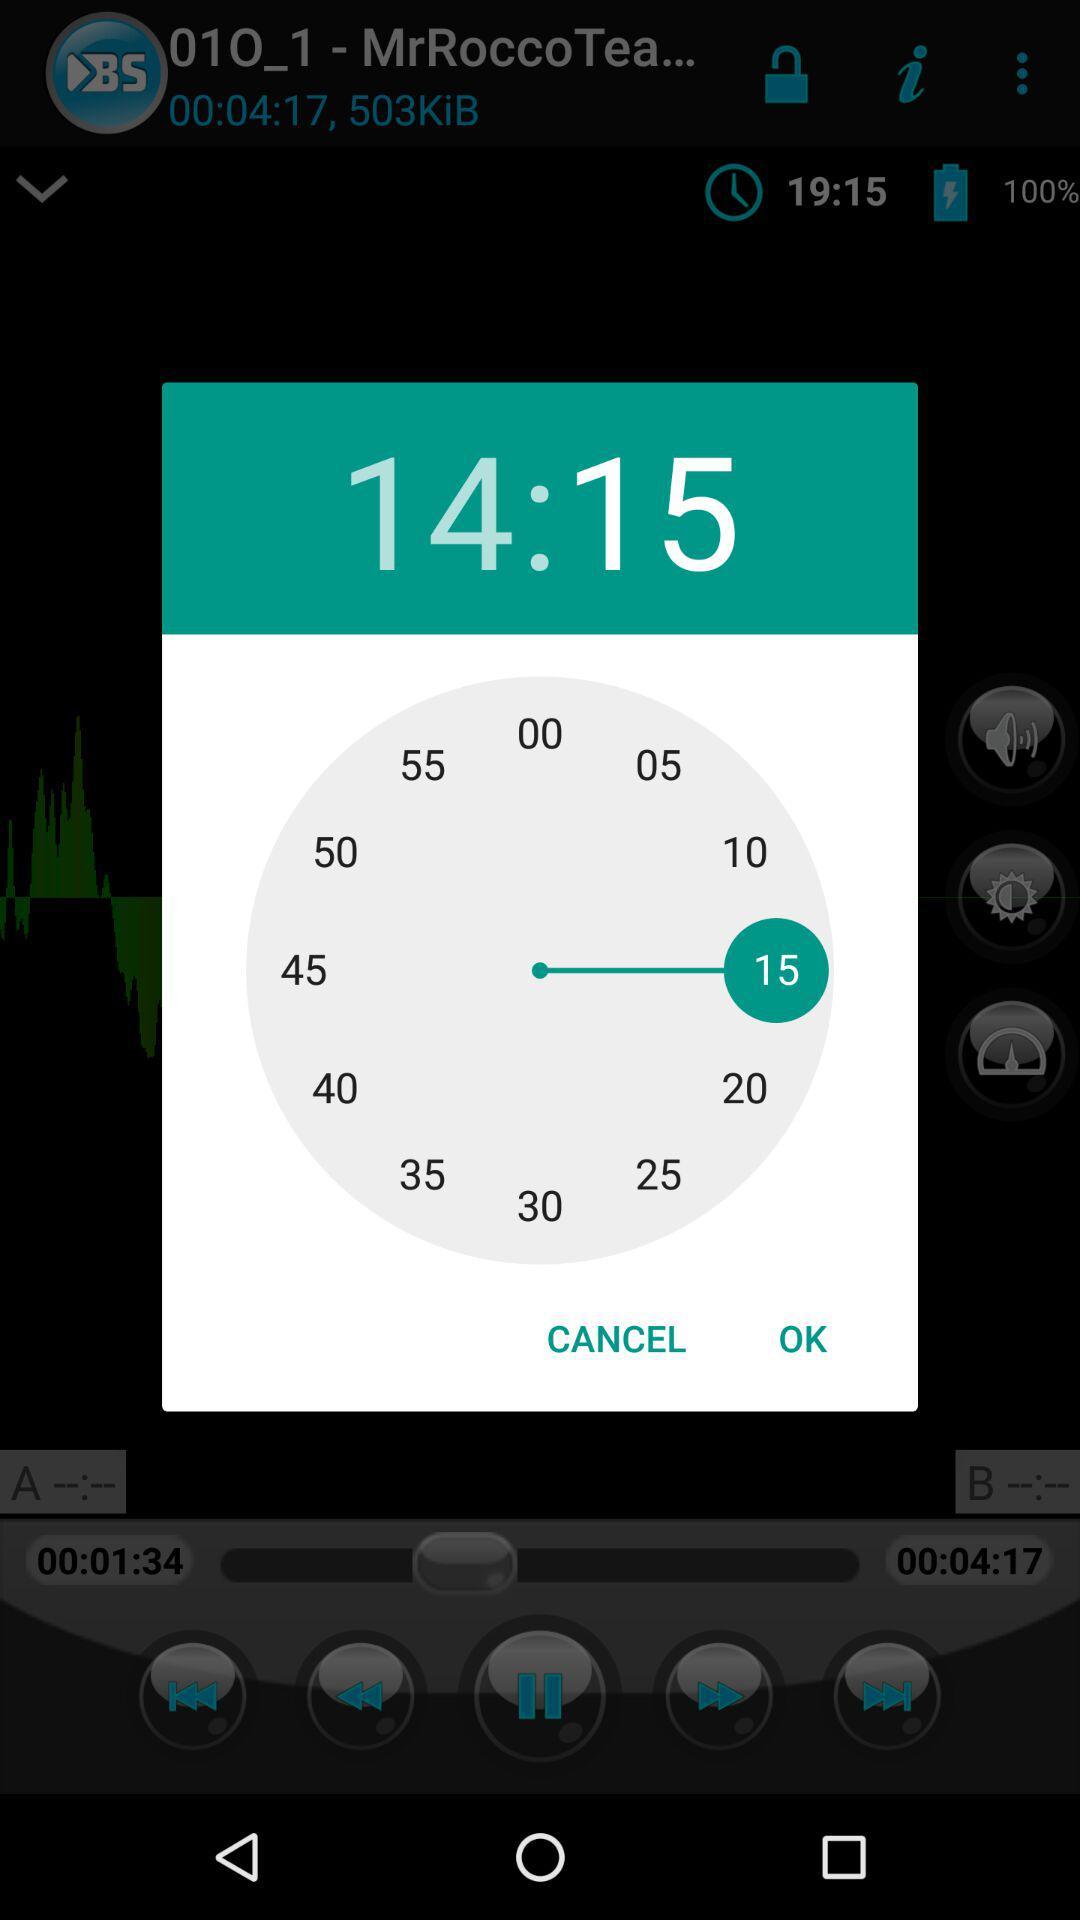 Image resolution: width=1080 pixels, height=1920 pixels. I want to click on the item to the left of the : icon, so click(425, 508).